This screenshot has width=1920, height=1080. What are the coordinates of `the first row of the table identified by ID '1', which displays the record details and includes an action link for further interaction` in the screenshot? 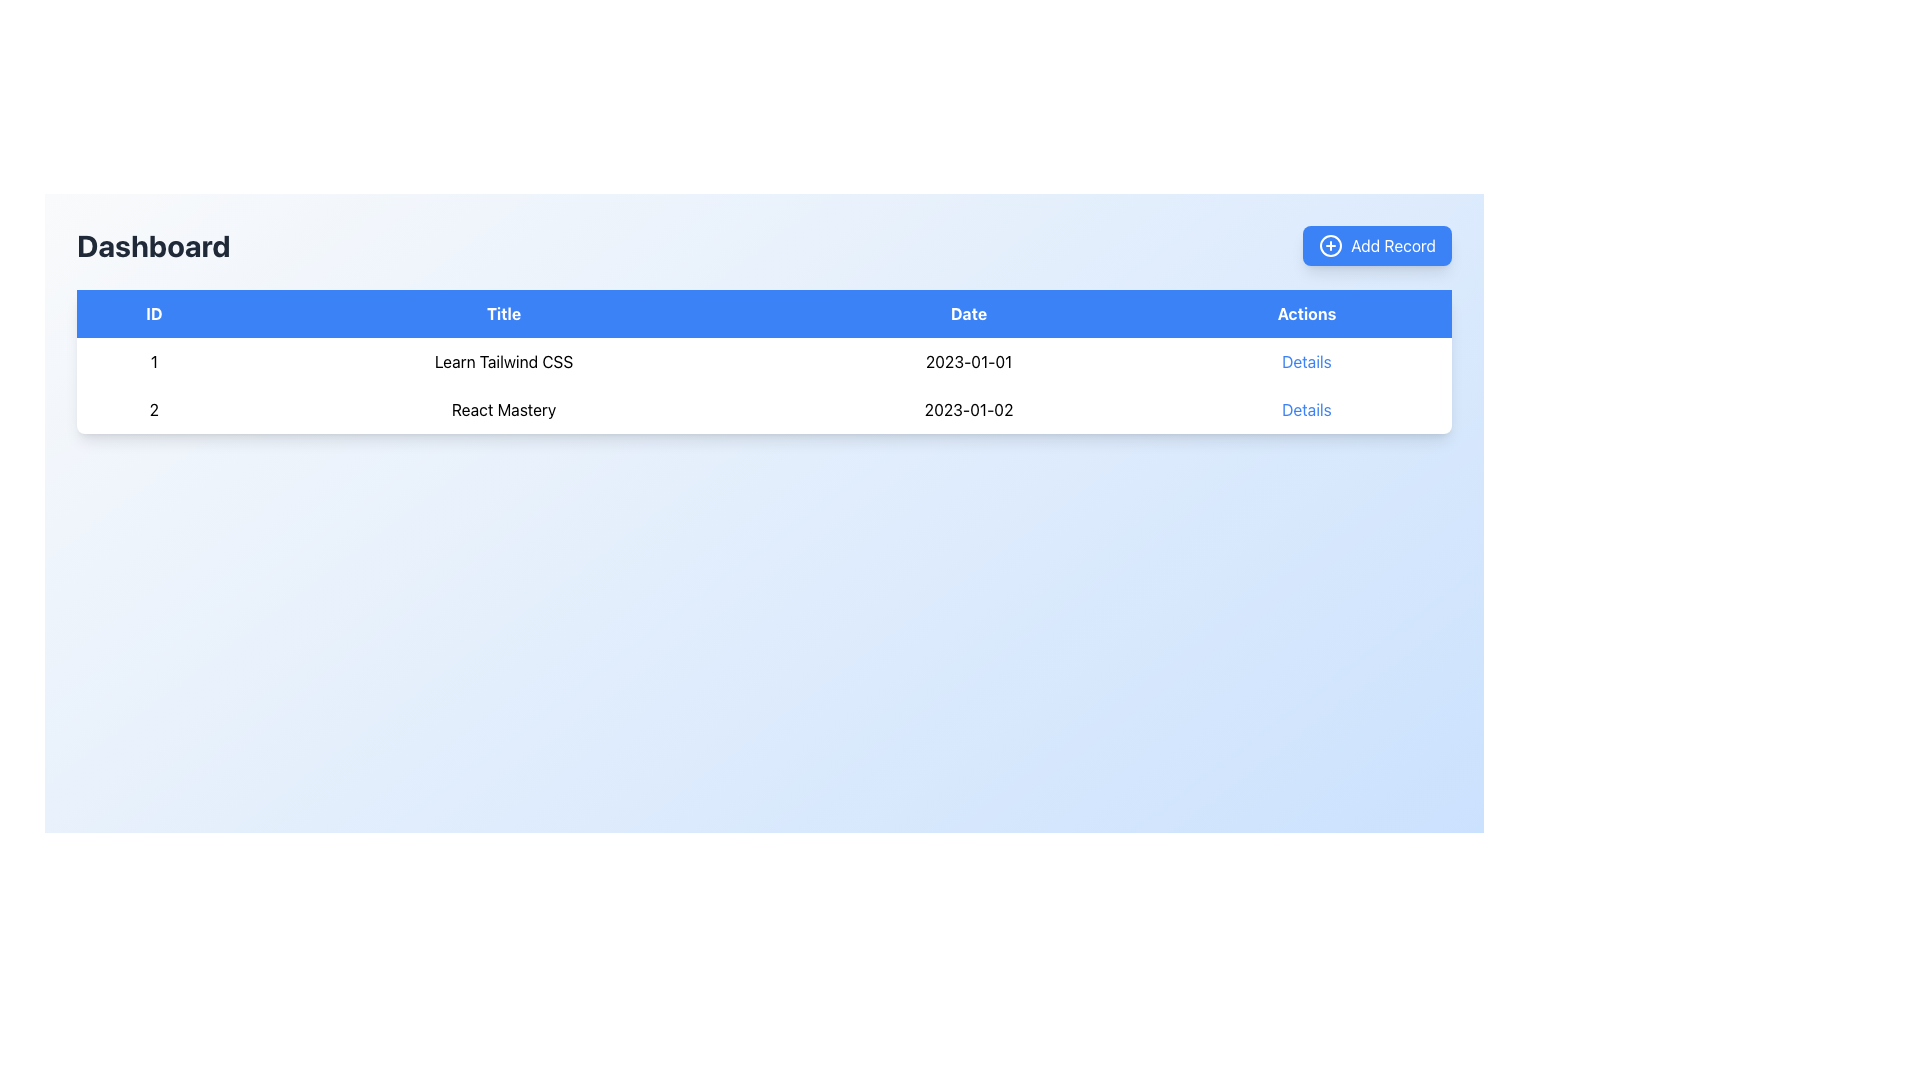 It's located at (763, 362).